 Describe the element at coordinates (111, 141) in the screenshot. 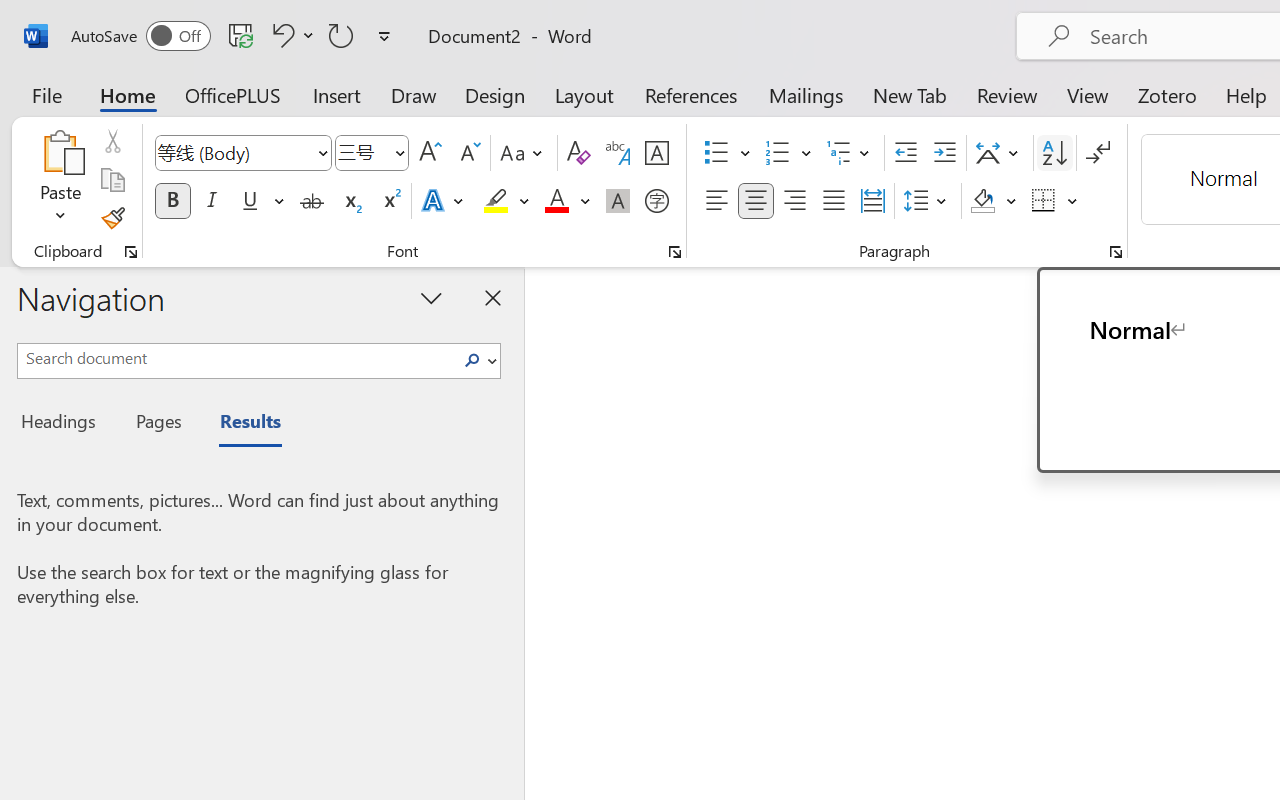

I see `'Cut'` at that location.